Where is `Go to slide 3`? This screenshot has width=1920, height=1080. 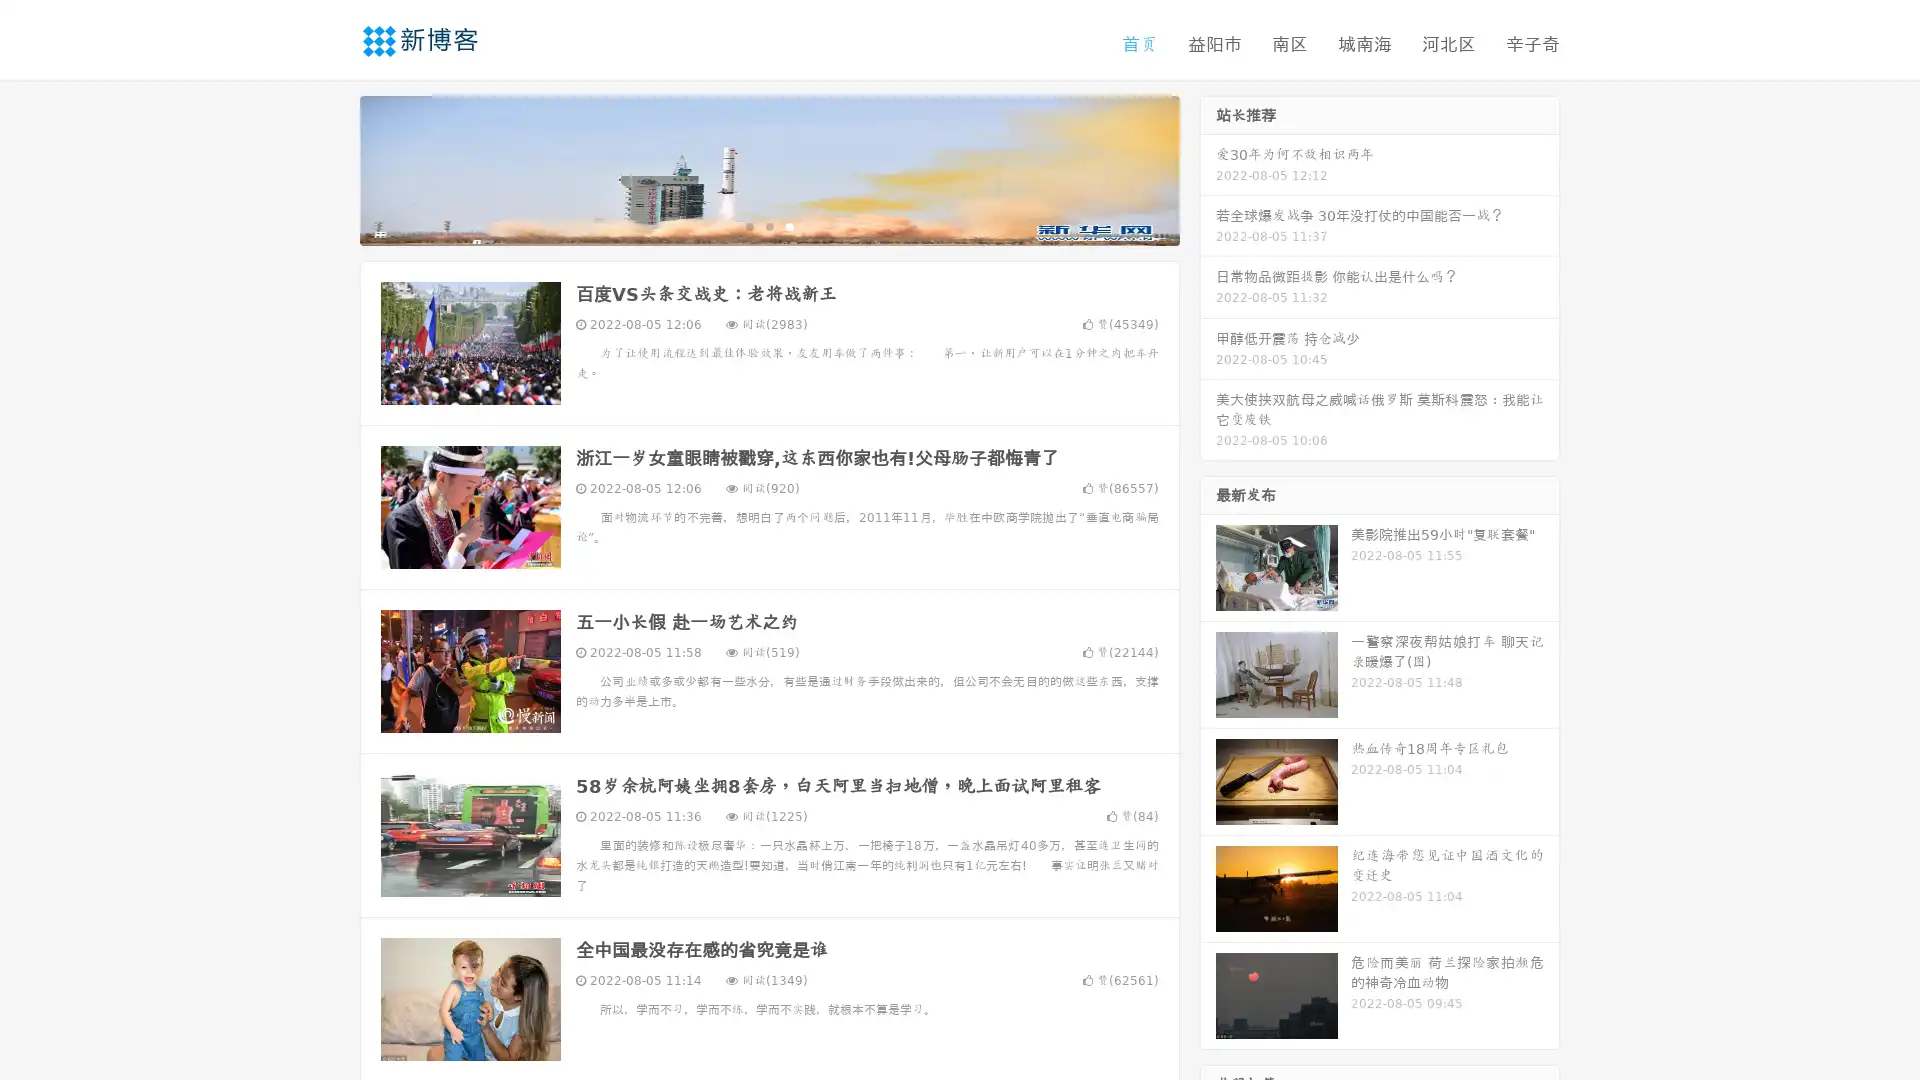 Go to slide 3 is located at coordinates (789, 225).